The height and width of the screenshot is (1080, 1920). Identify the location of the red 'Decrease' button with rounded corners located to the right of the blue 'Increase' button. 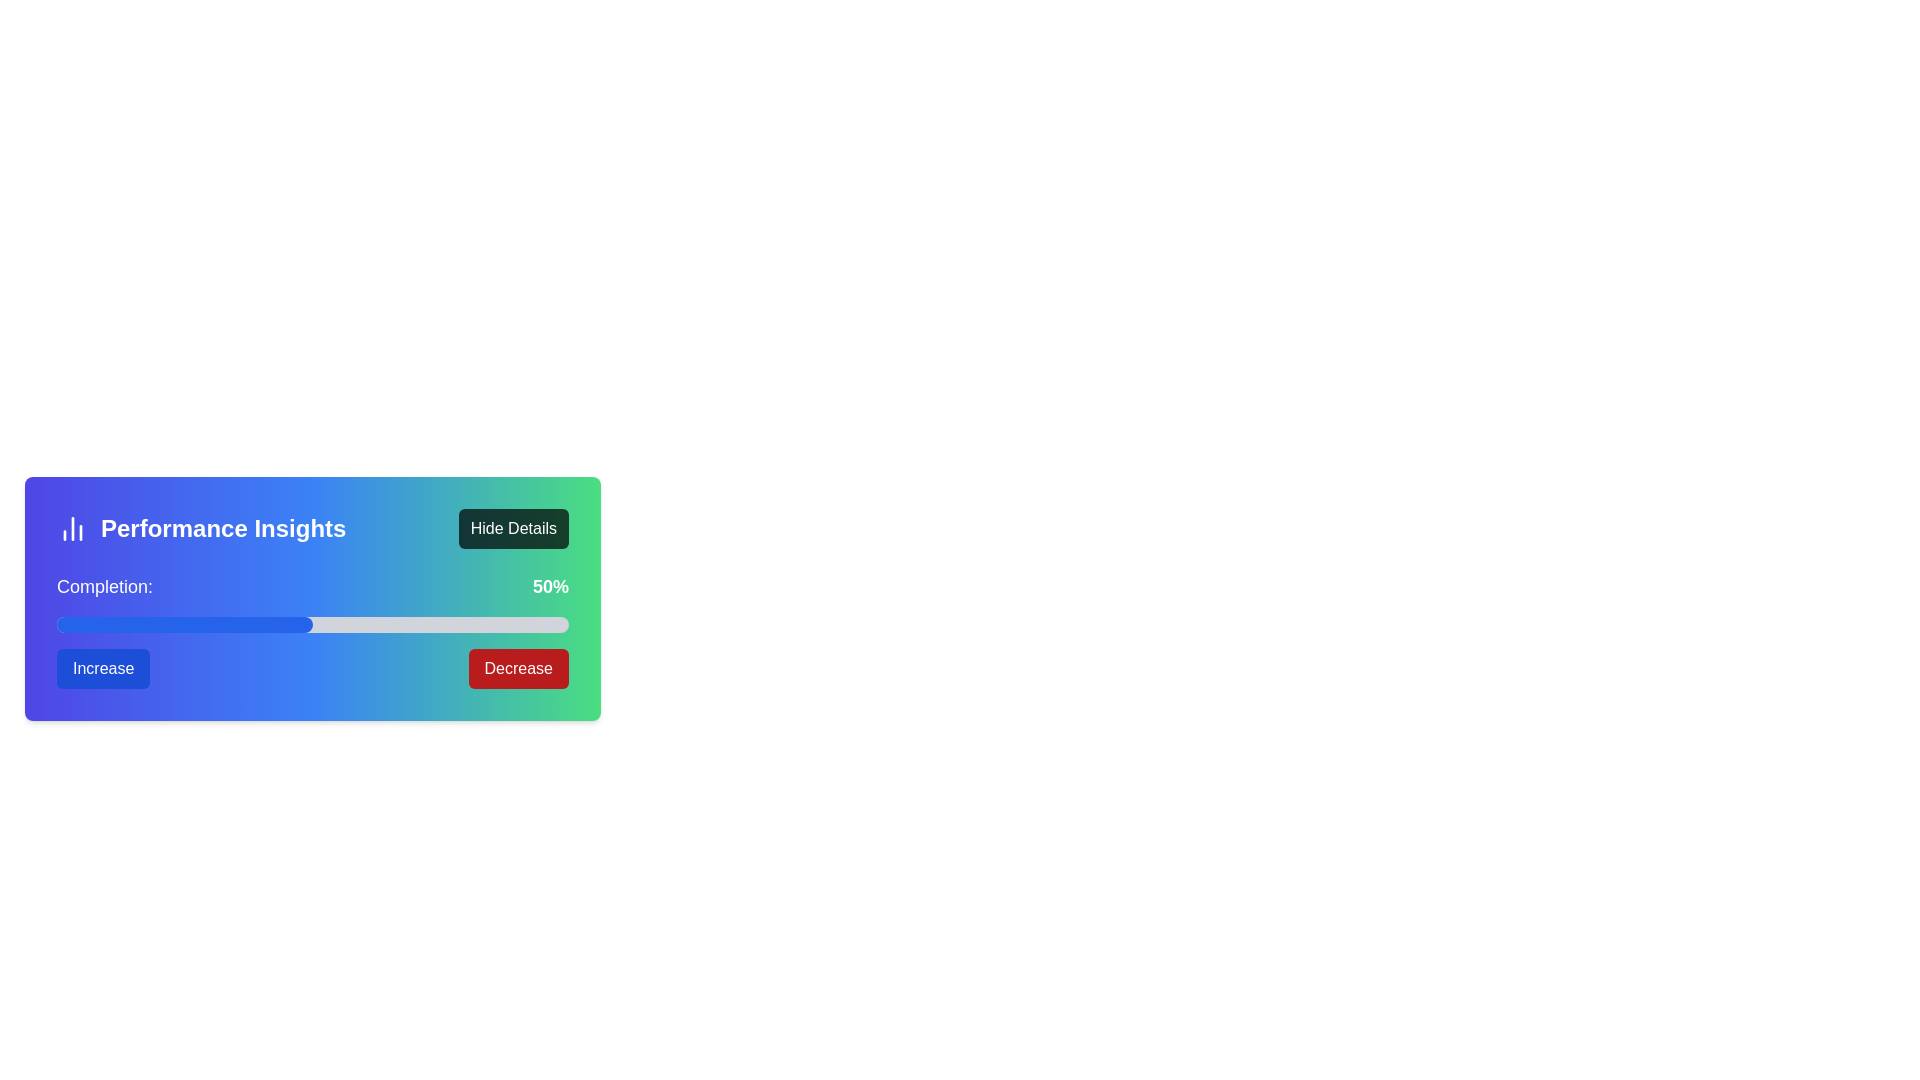
(518, 668).